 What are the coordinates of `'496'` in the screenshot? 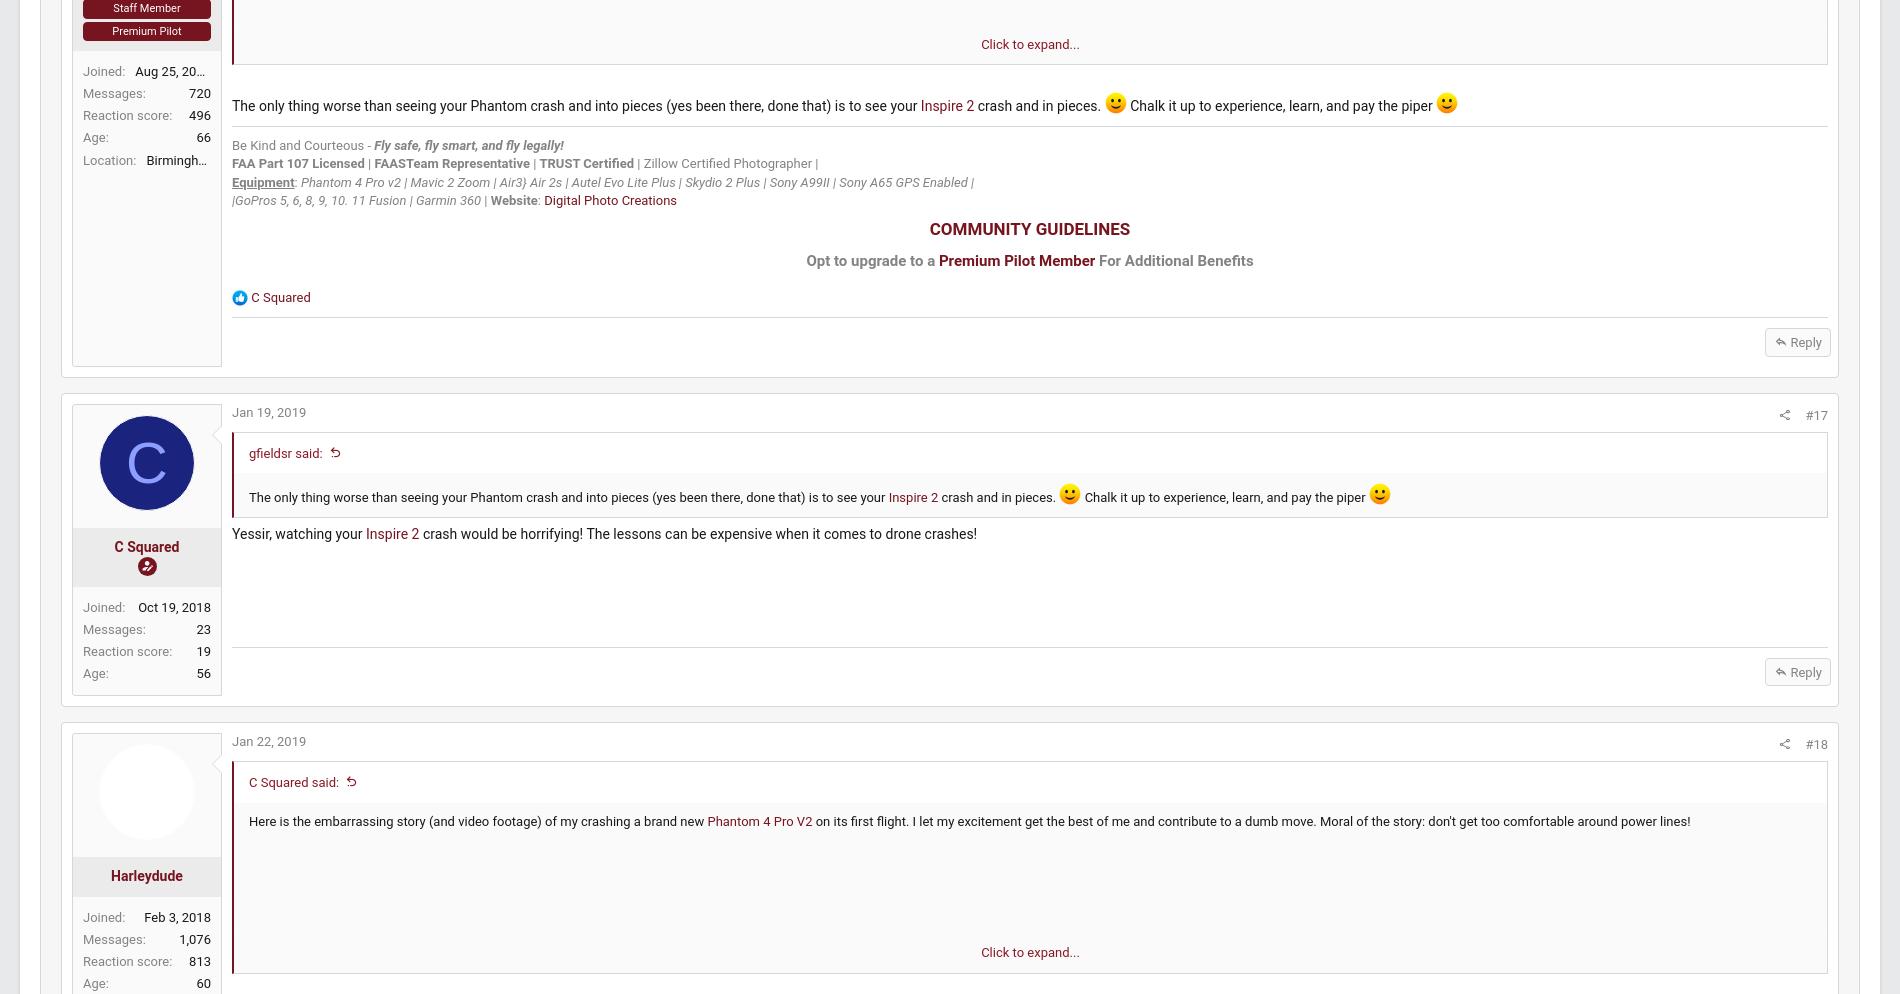 It's located at (246, 154).